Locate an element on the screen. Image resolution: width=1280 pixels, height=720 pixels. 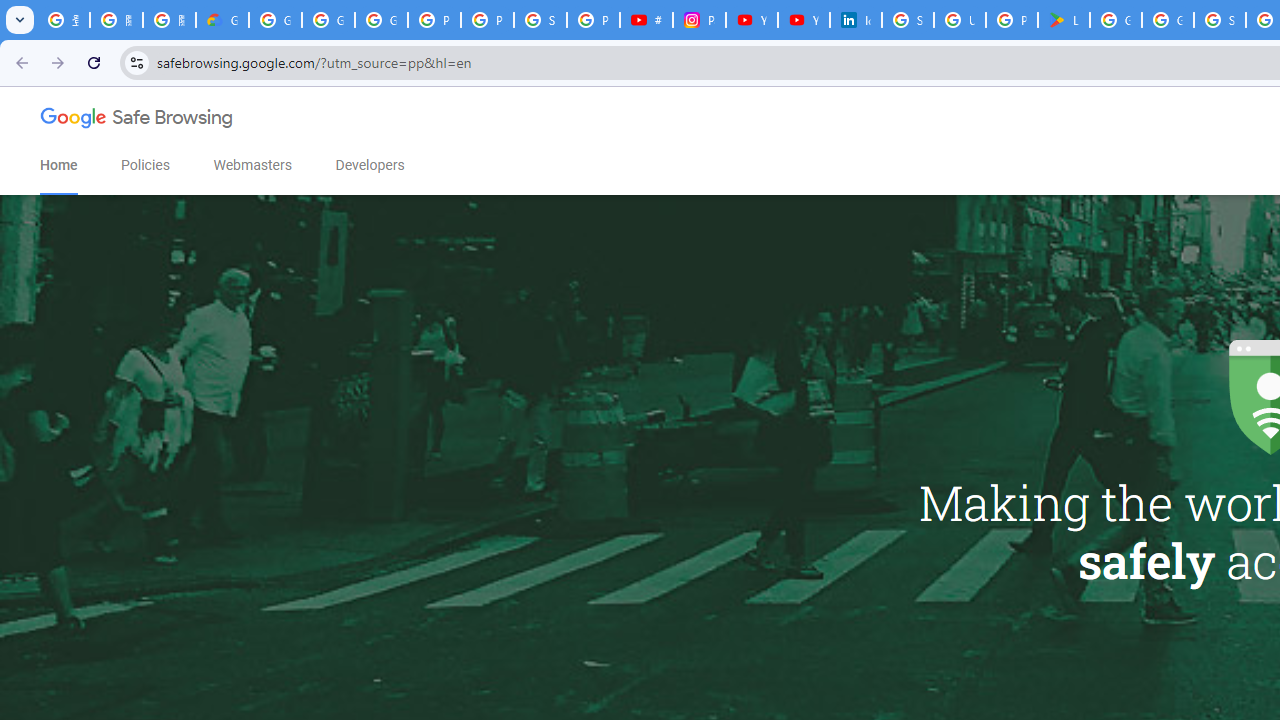
'Last Shelter: Survival - Apps on Google Play' is located at coordinates (1063, 20).